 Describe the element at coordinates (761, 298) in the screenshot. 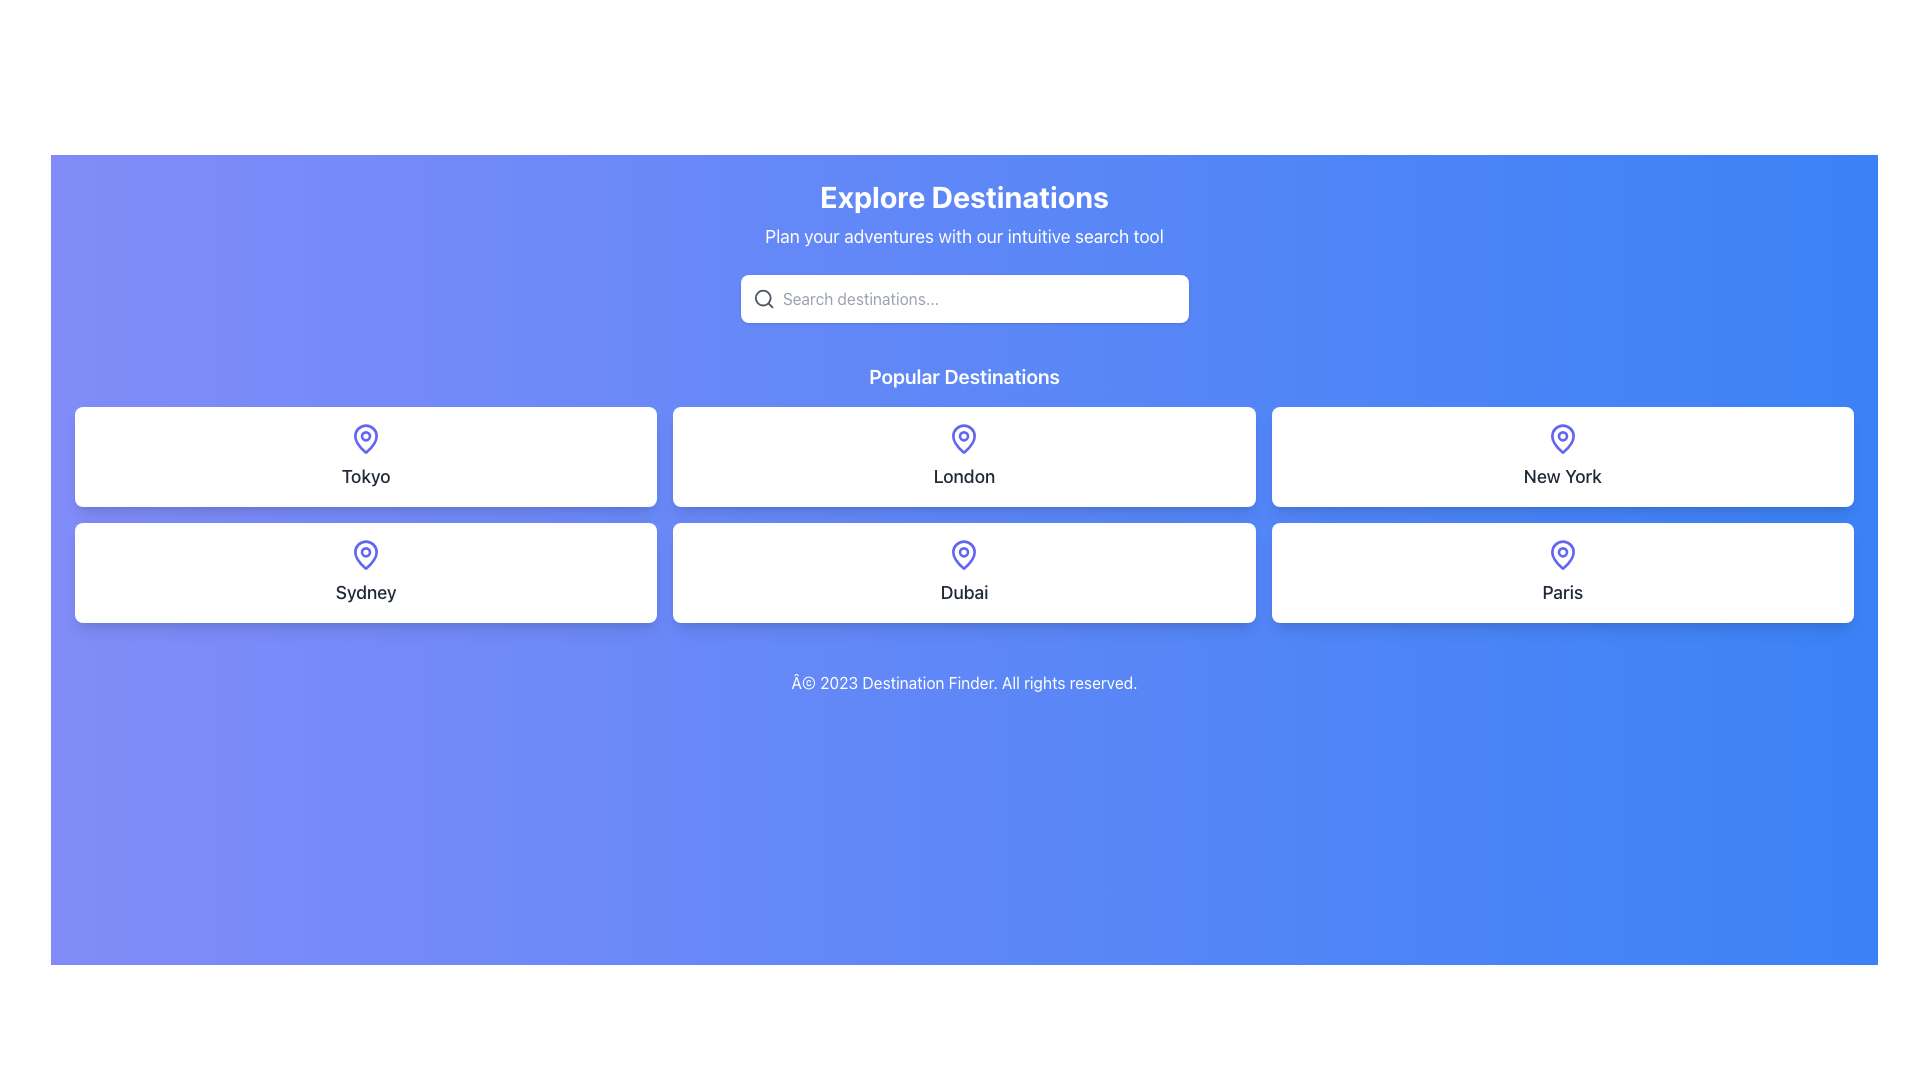

I see `the circle element representing the search functionality within the magnifying glass icon in the top section of the interface` at that location.